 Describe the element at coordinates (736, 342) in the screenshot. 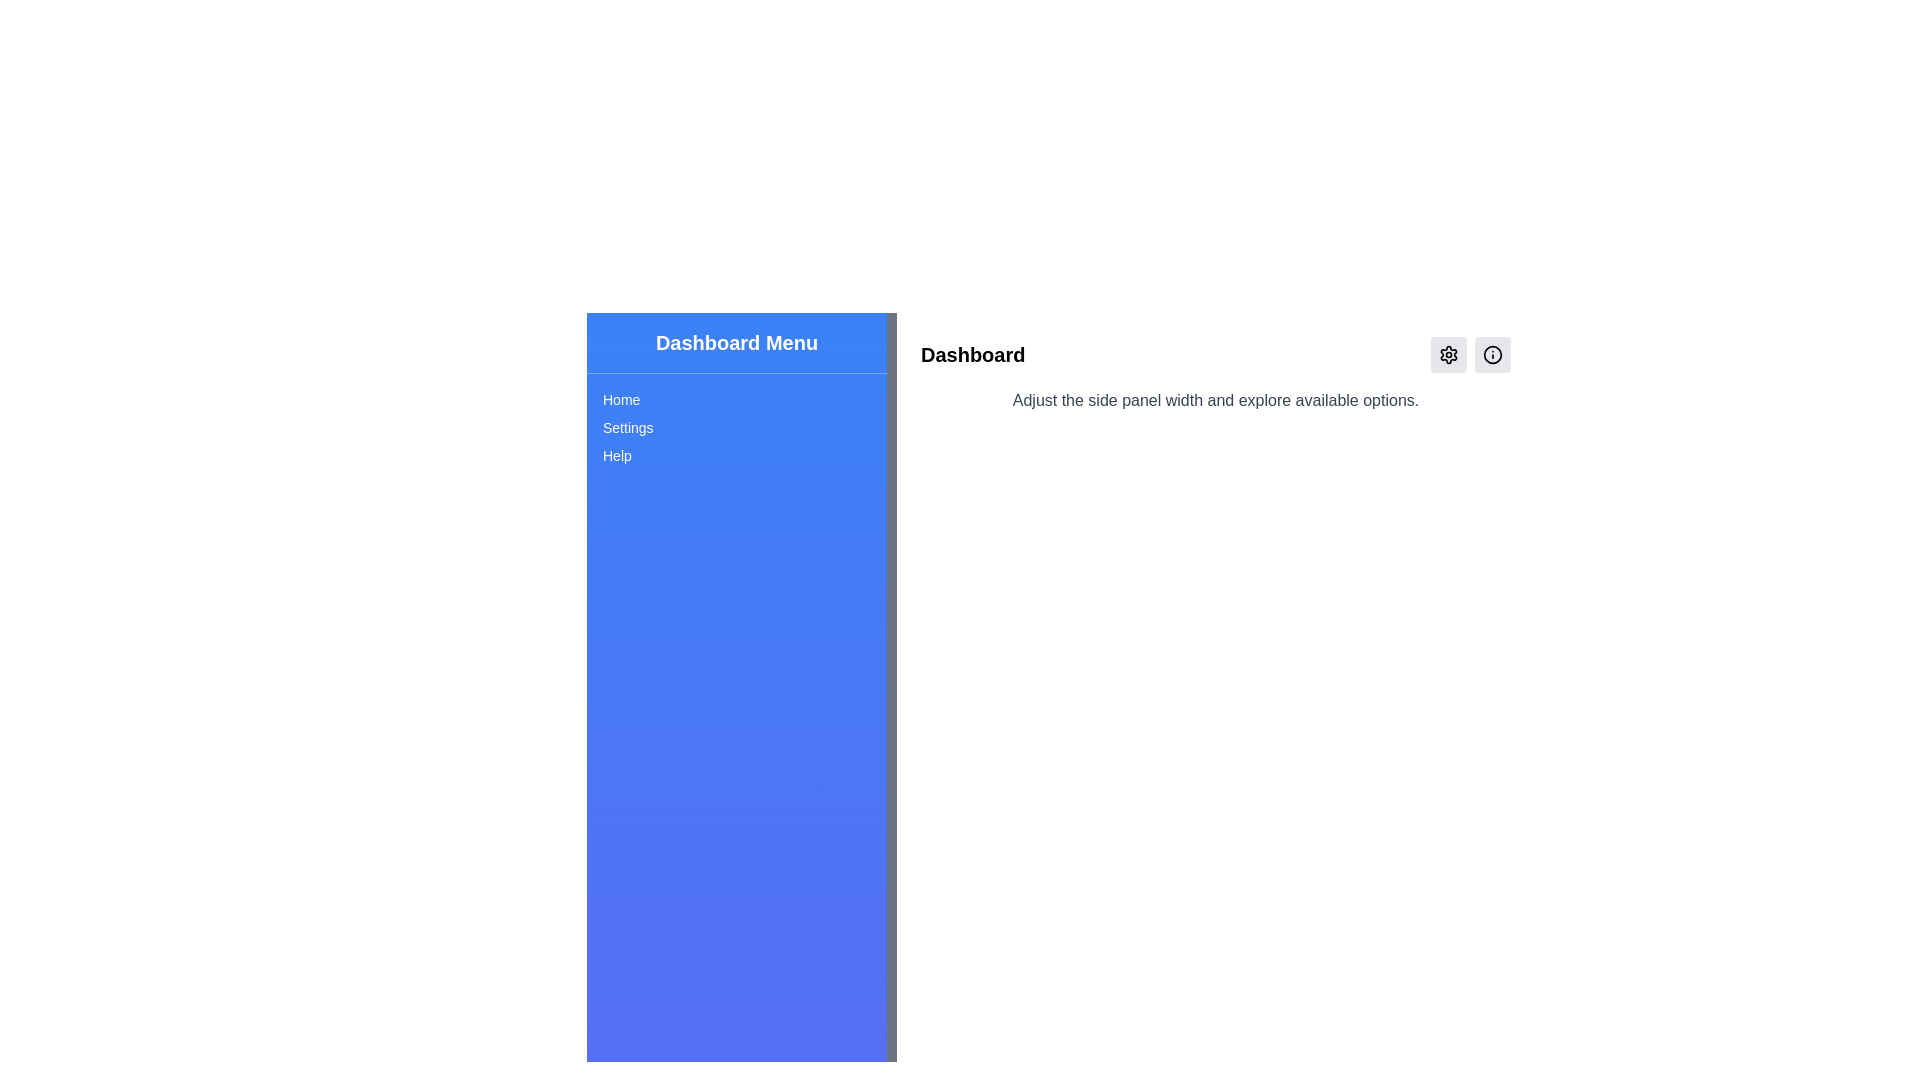

I see `the 'Dashboard Menu' header located at the top of the blue sidebar` at that location.